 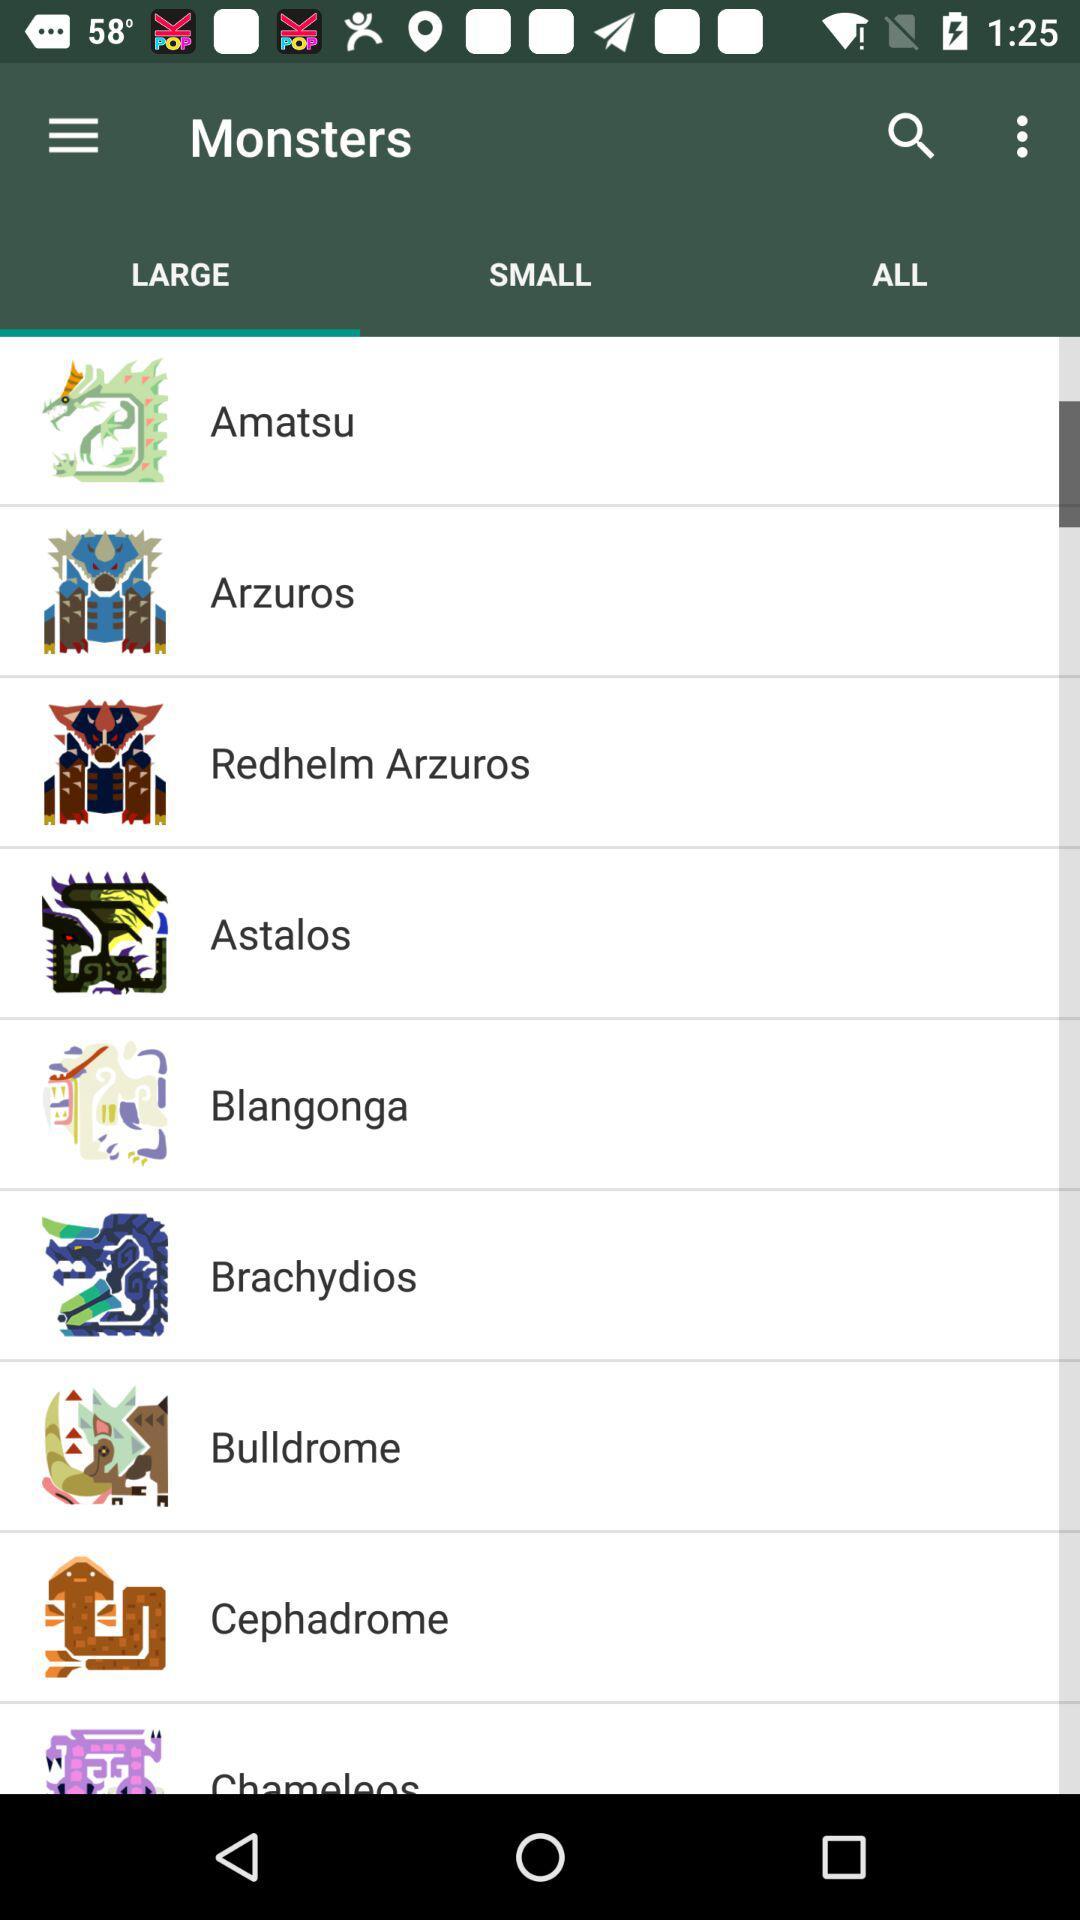 What do you see at coordinates (623, 1445) in the screenshot?
I see `the item above the cephadrome icon` at bounding box center [623, 1445].